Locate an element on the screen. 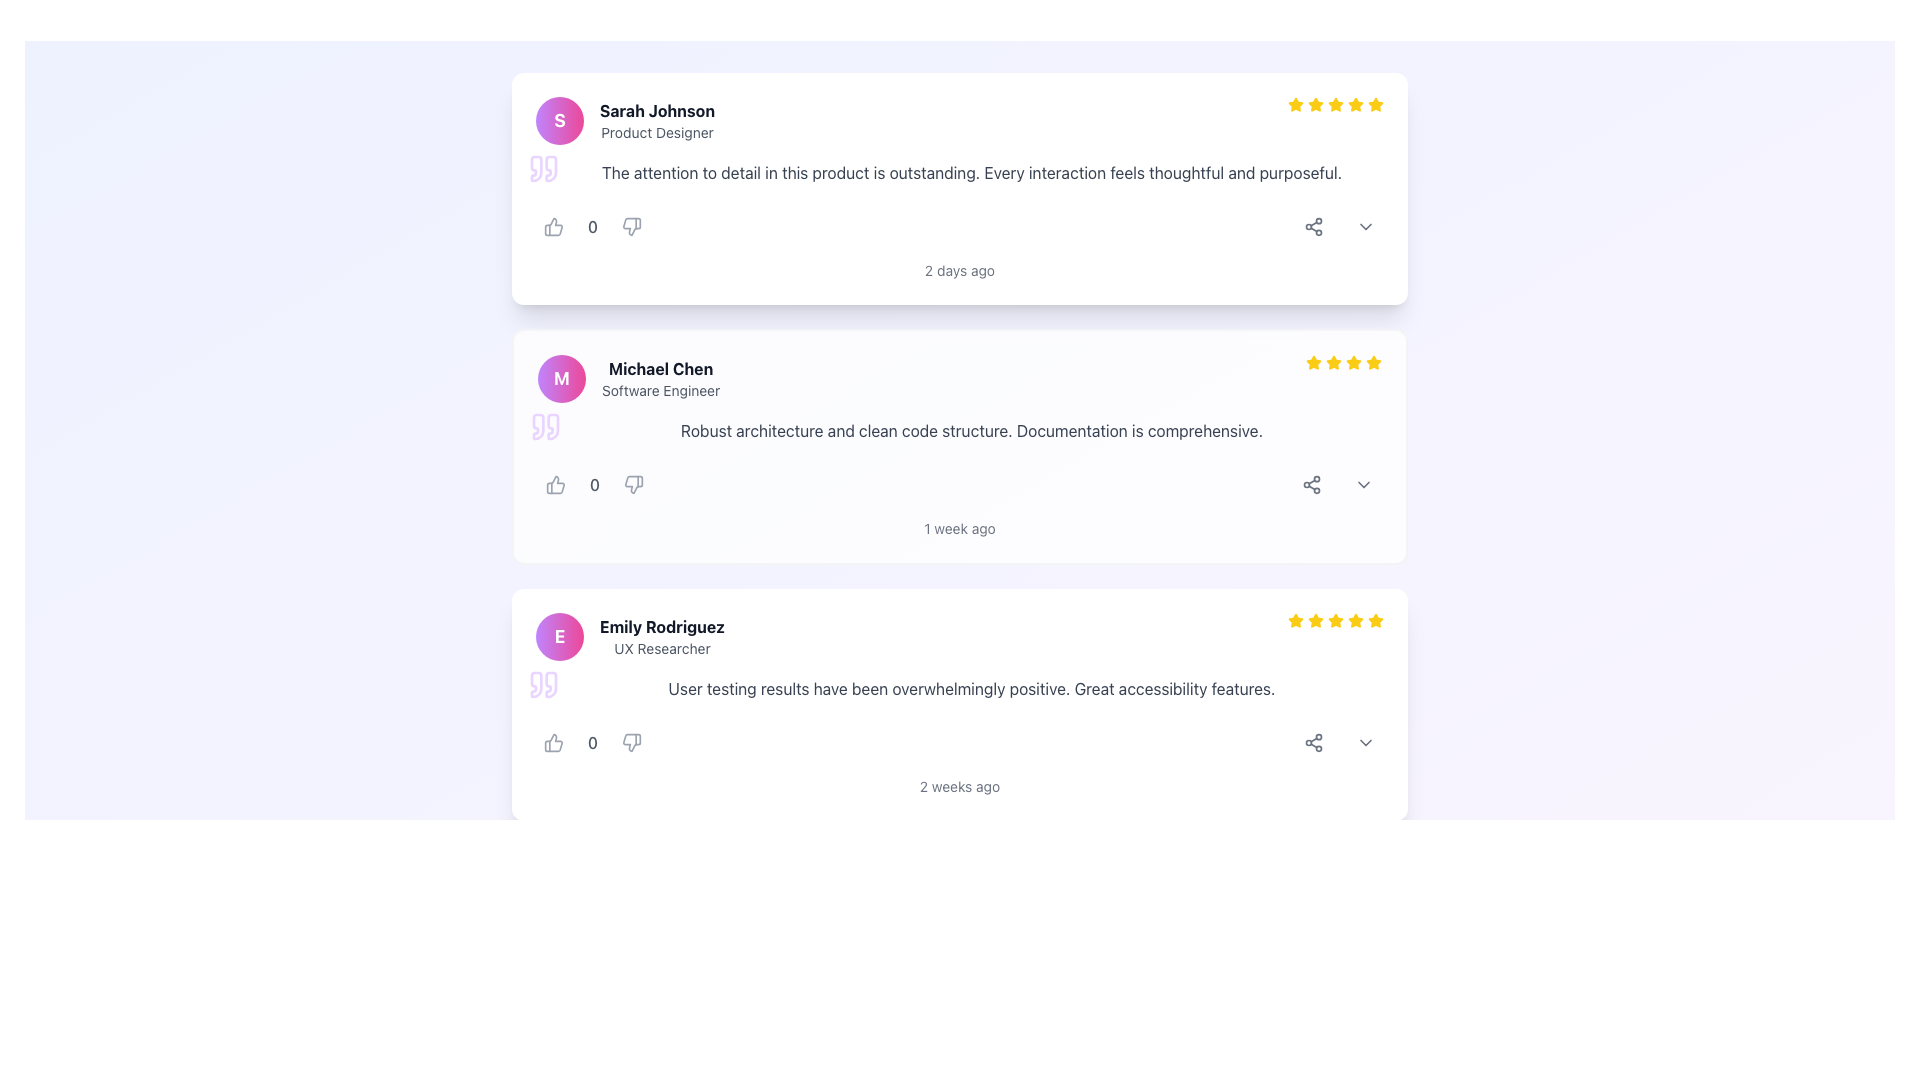 This screenshot has width=1920, height=1080. the Profile information display, which shows the user's avatar, name, and role, located in the top-most card of user reviews on the left side is located at coordinates (624, 120).